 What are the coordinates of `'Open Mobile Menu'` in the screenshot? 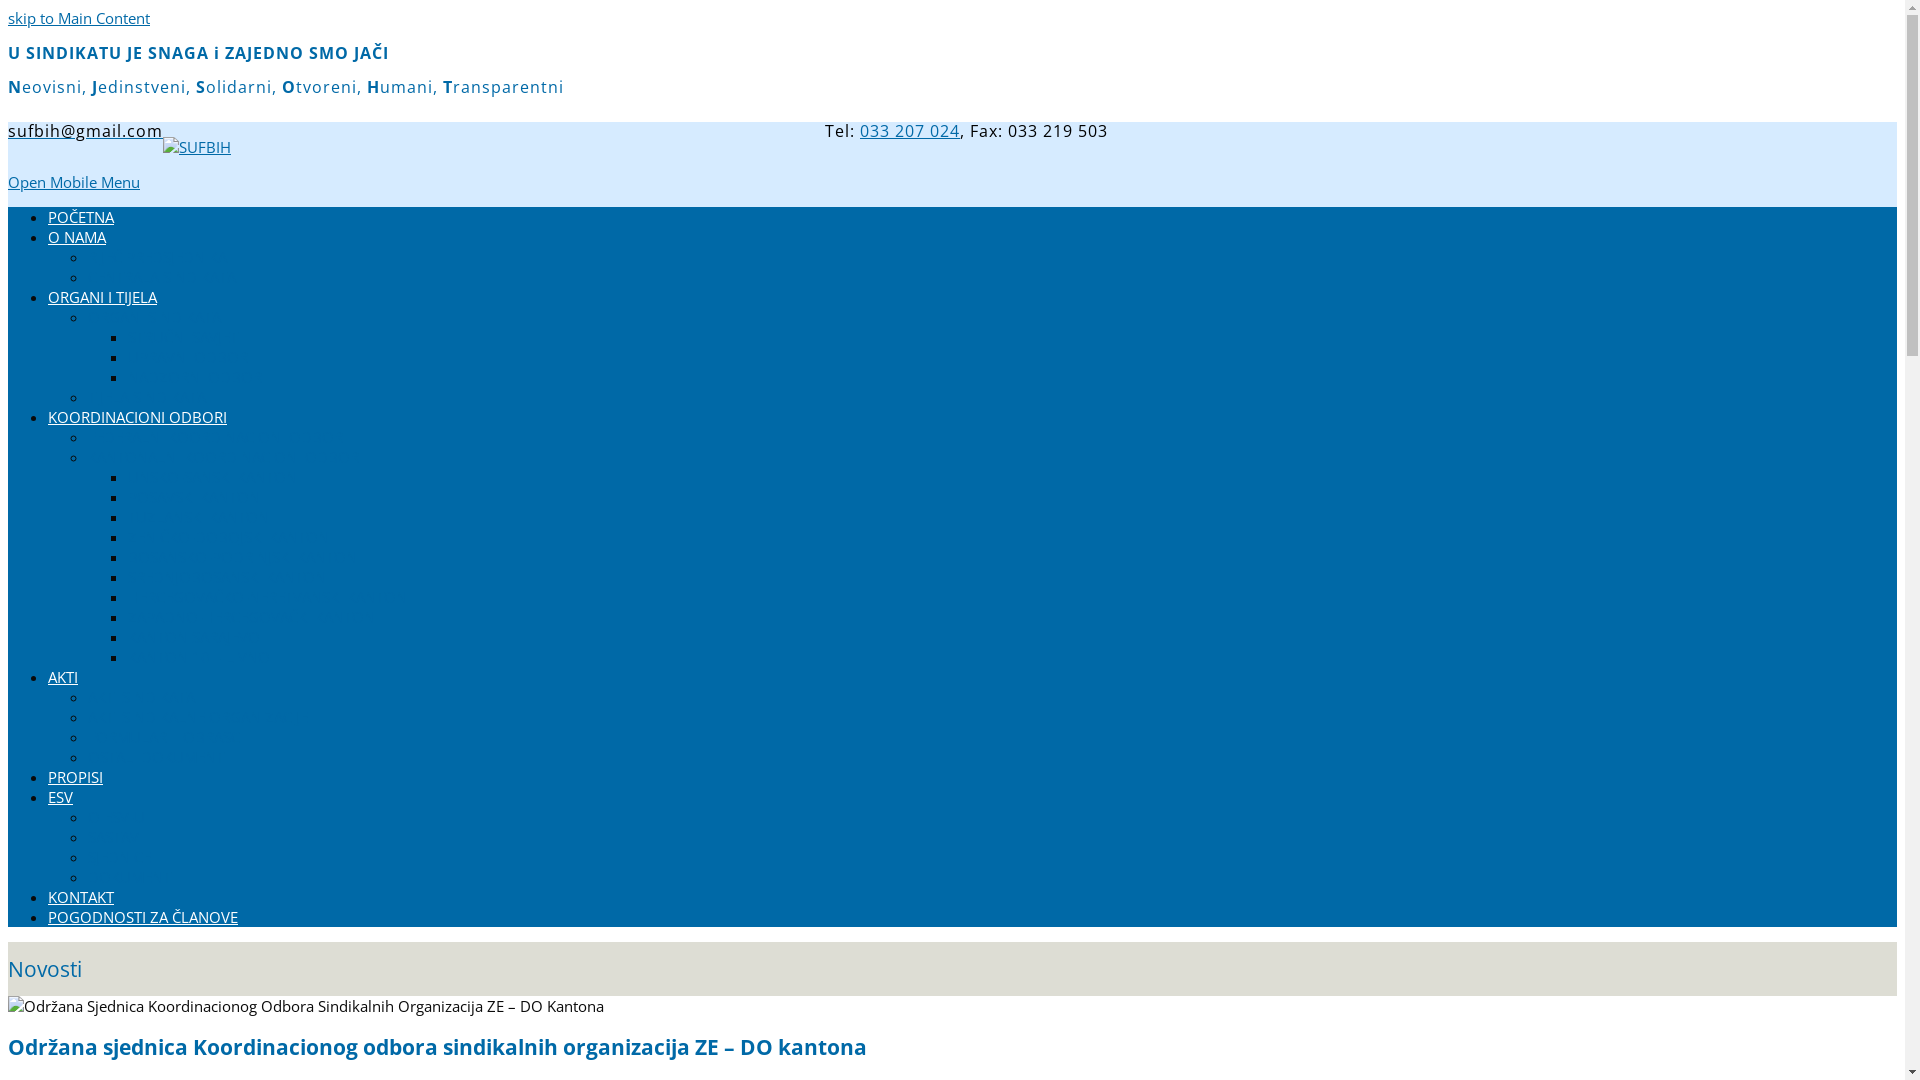 It's located at (73, 181).